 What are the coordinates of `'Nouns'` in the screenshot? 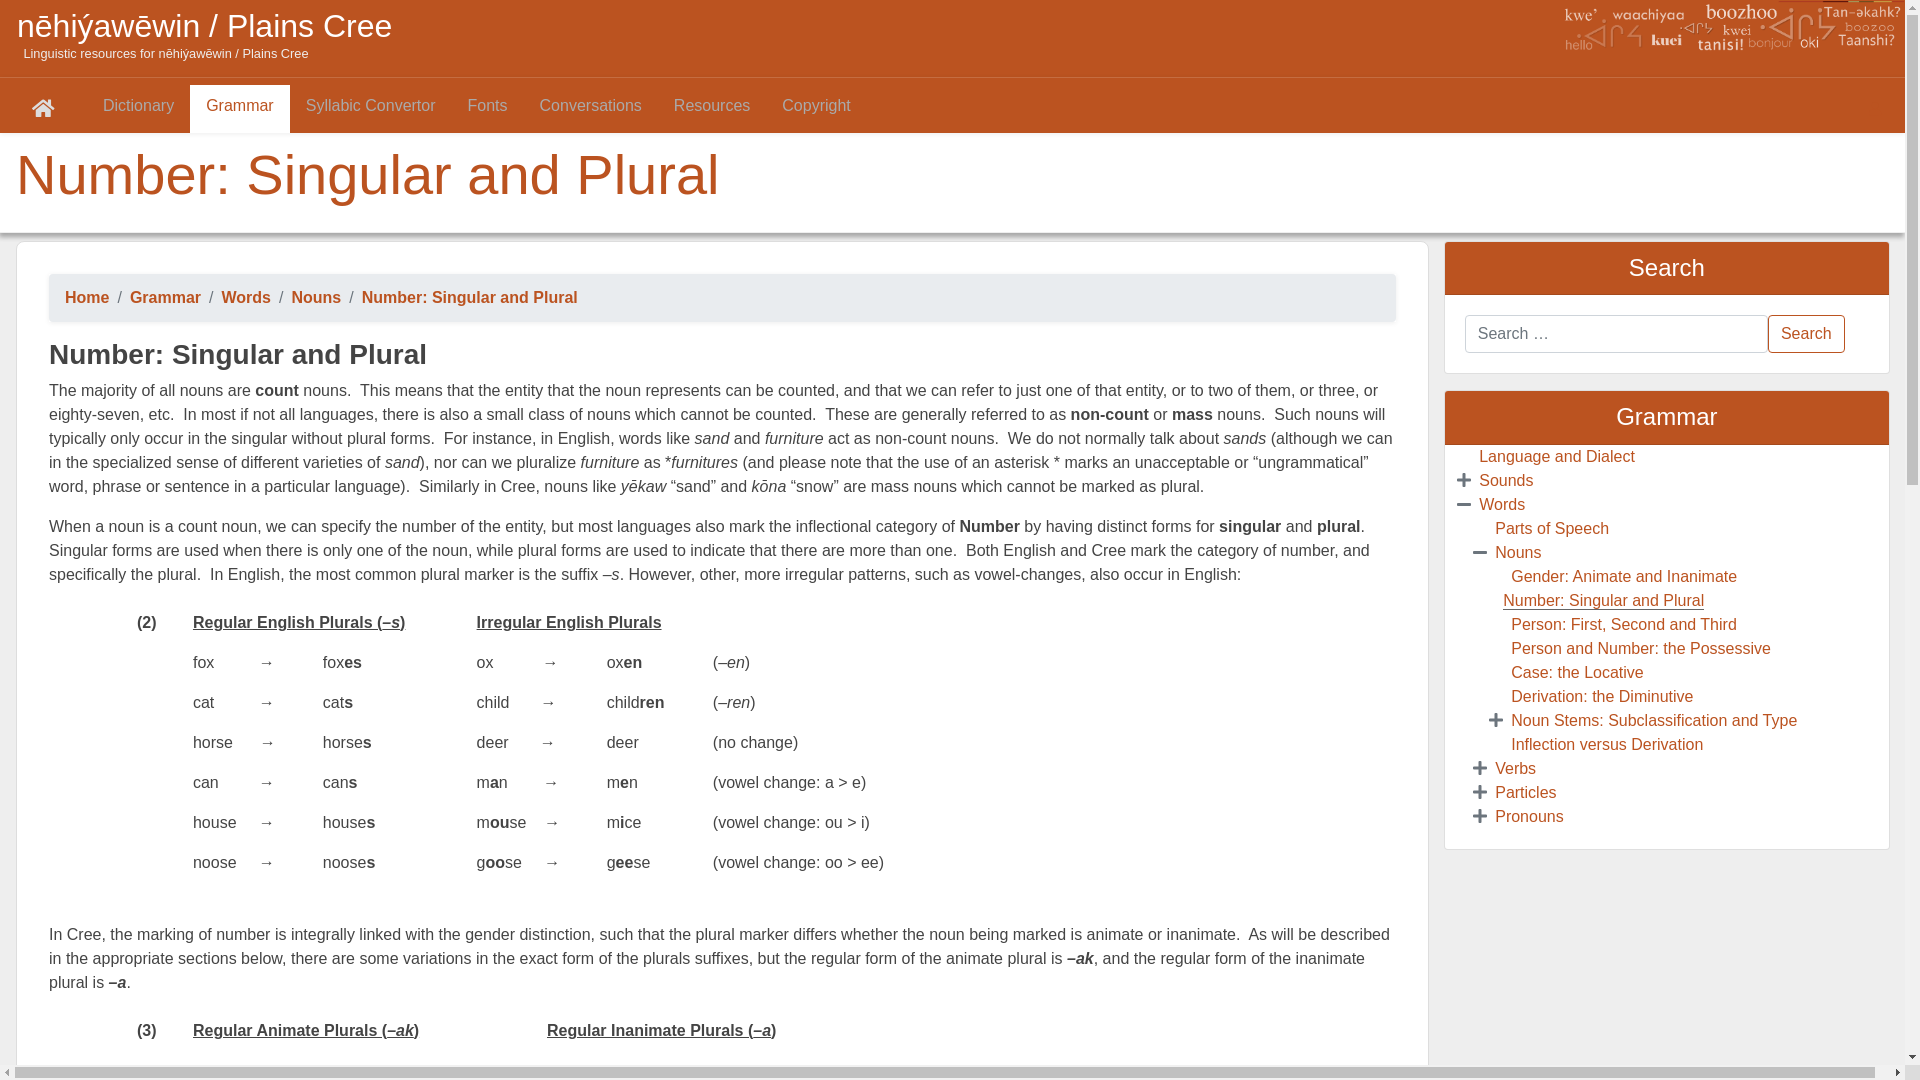 It's located at (315, 297).